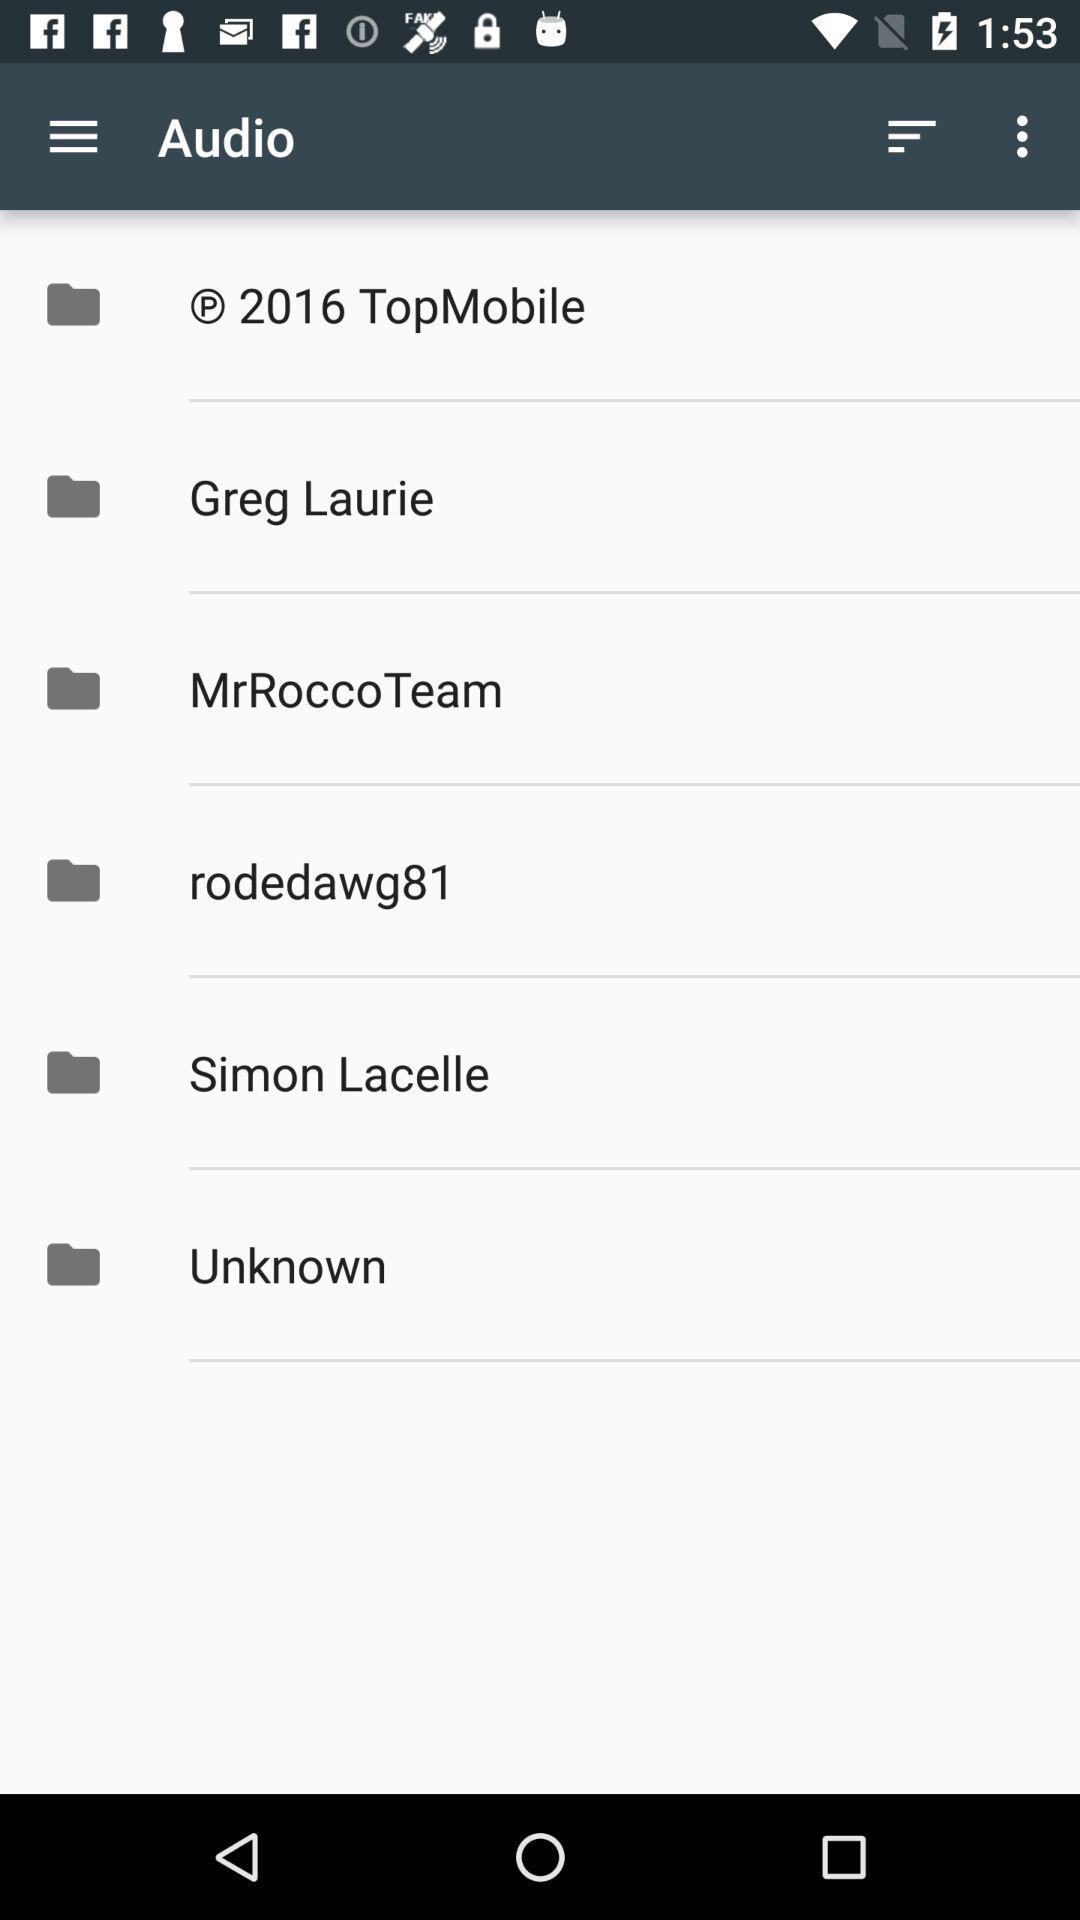 The width and height of the screenshot is (1080, 1920). Describe the element at coordinates (72, 135) in the screenshot. I see `the icon next to the audio icon` at that location.